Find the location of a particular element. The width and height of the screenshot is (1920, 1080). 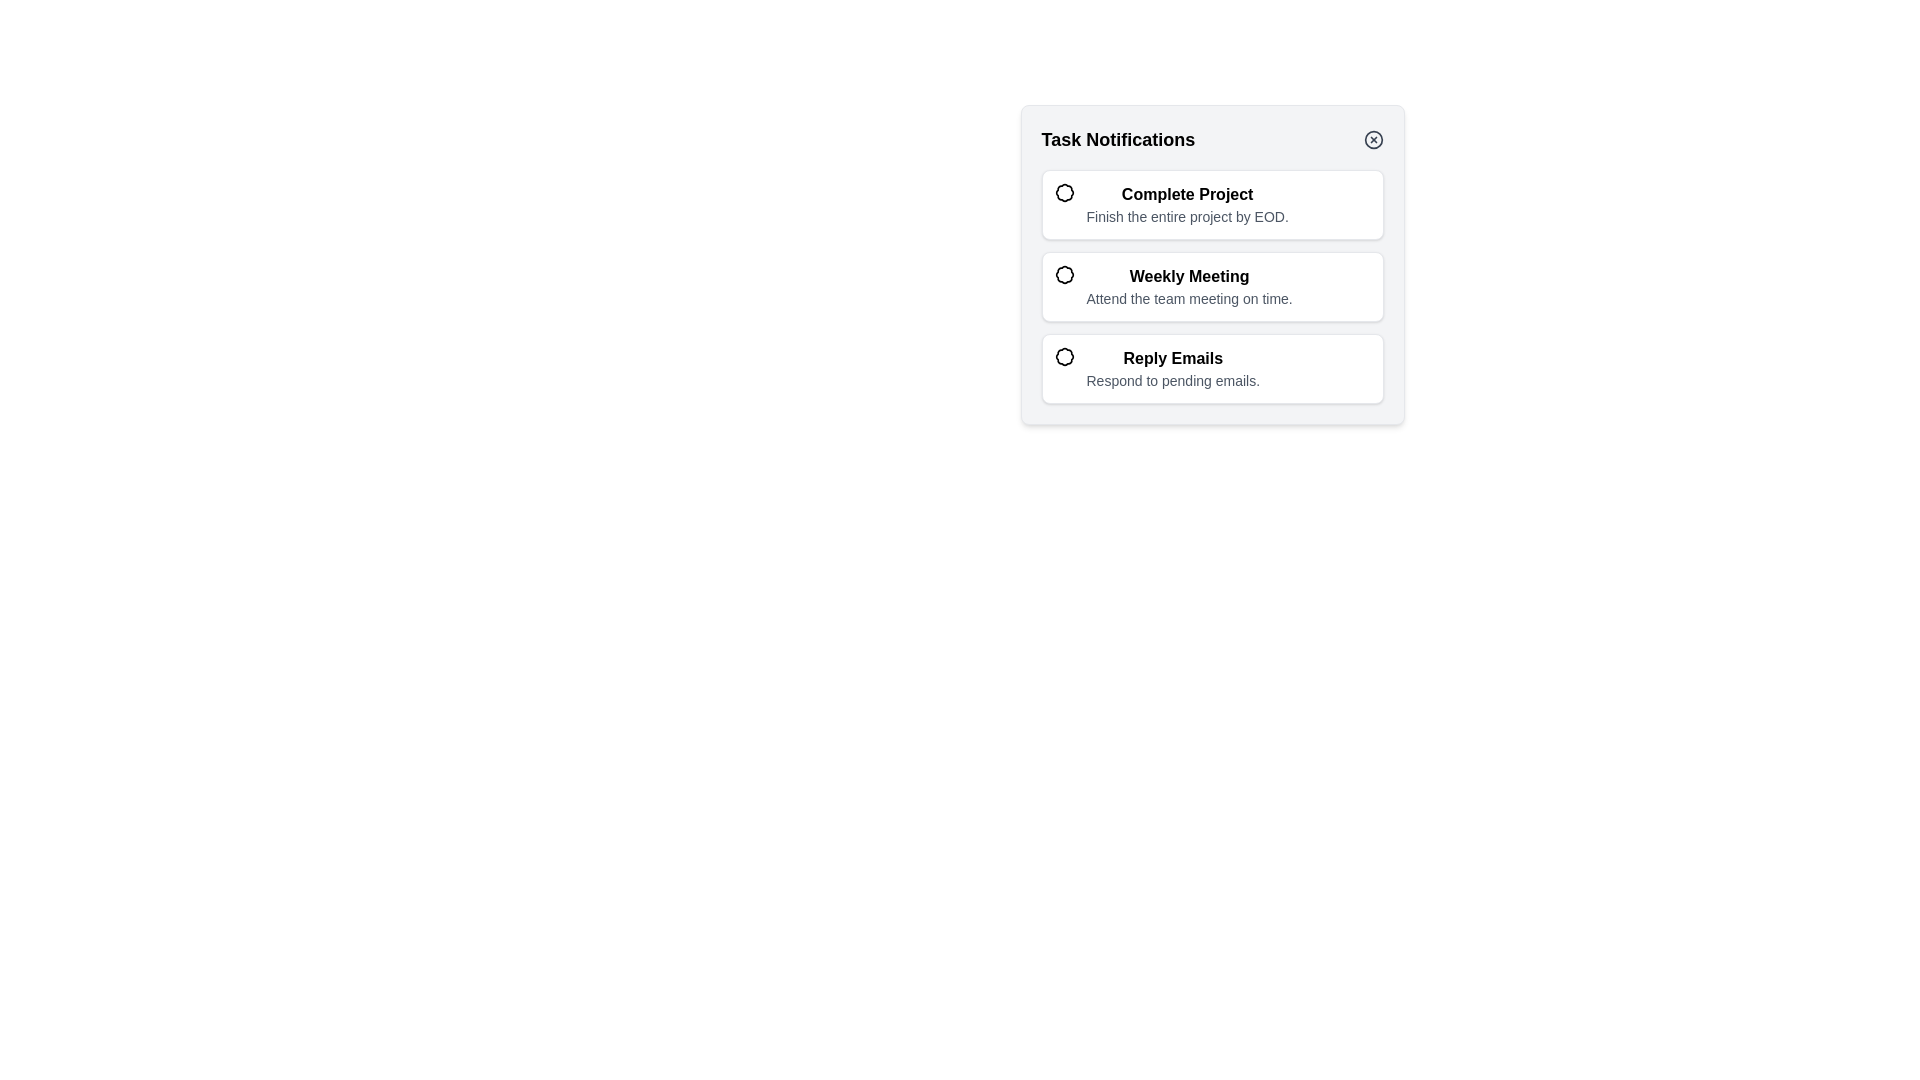

the title text label of the top task card in the task notifications section, which summarizes the task's main objective is located at coordinates (1187, 195).